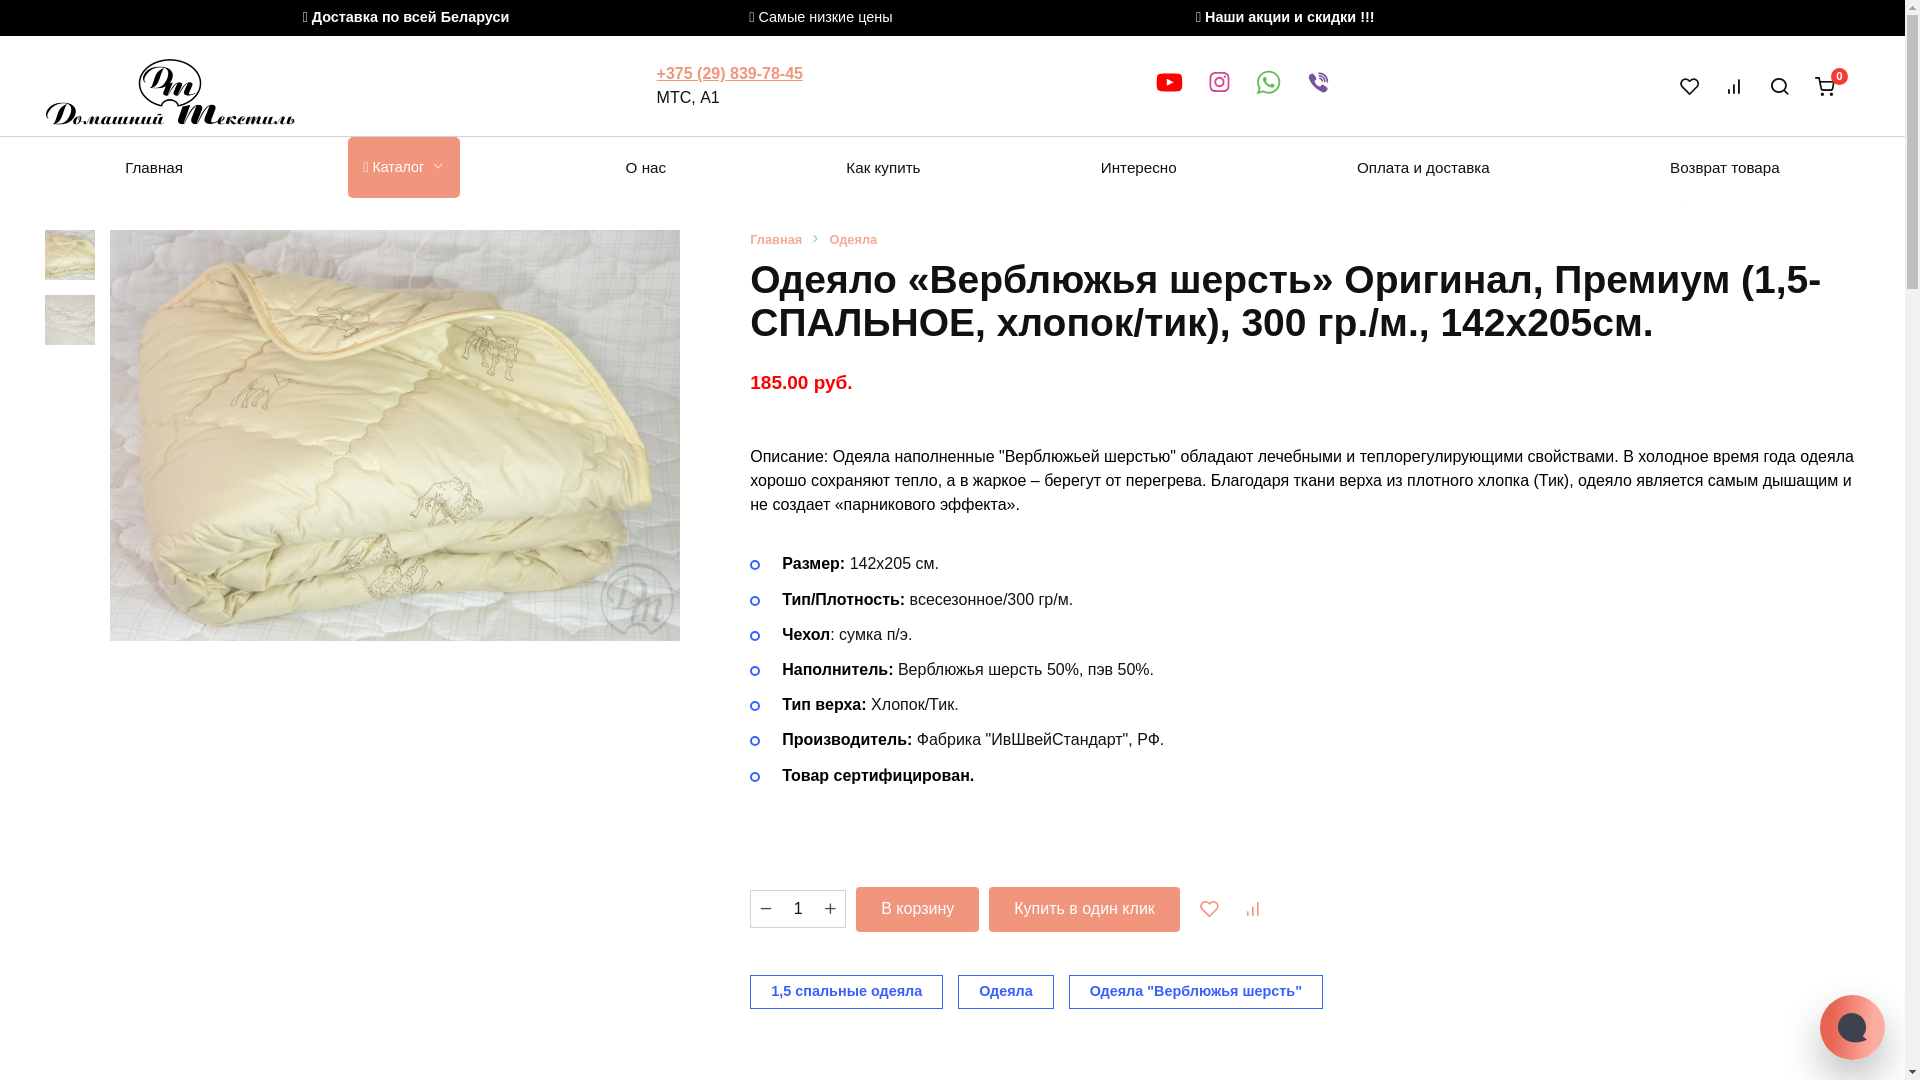 The width and height of the screenshot is (1920, 1080). Describe the element at coordinates (394, 434) in the screenshot. I see `'DSC_1575'` at that location.